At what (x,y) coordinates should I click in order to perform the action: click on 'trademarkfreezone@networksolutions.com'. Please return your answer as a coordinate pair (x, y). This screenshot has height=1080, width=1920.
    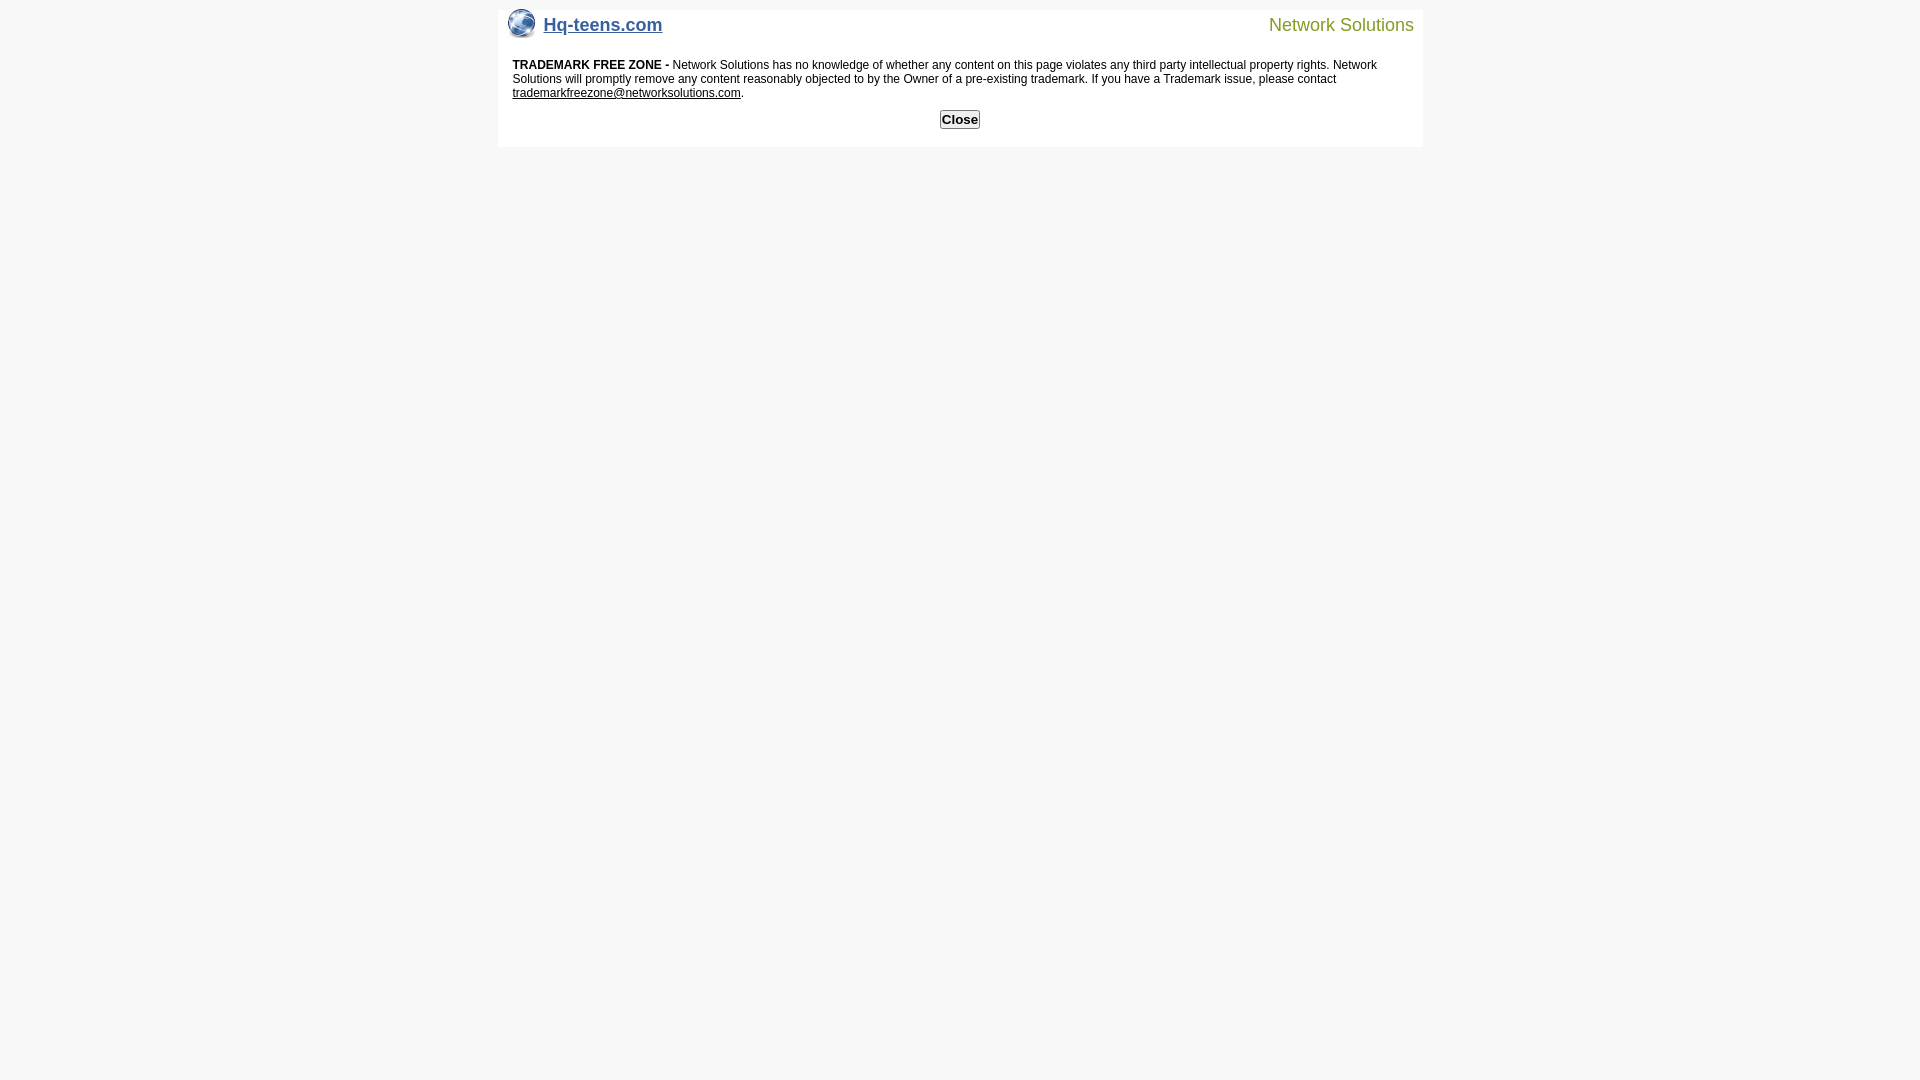
    Looking at the image, I should click on (624, 92).